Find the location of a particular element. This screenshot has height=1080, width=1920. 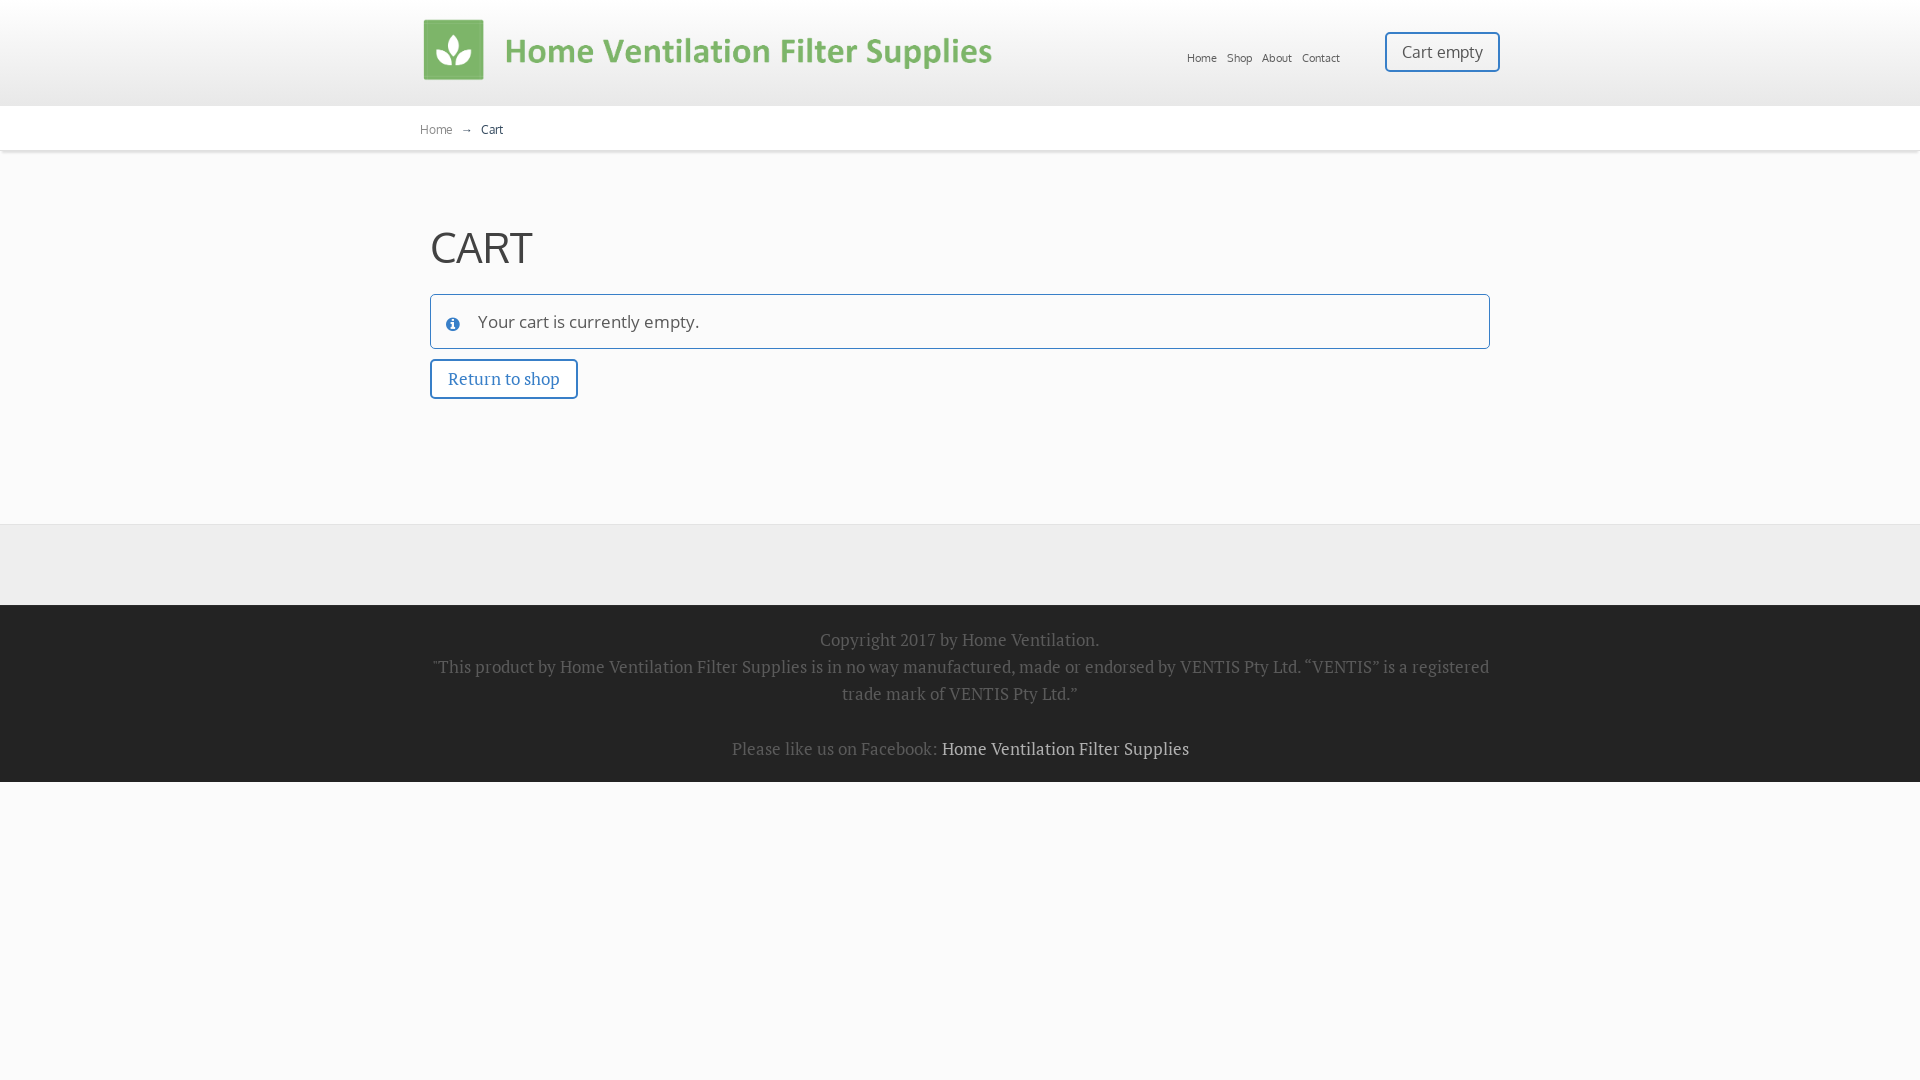

'Return to shop' is located at coordinates (429, 378).